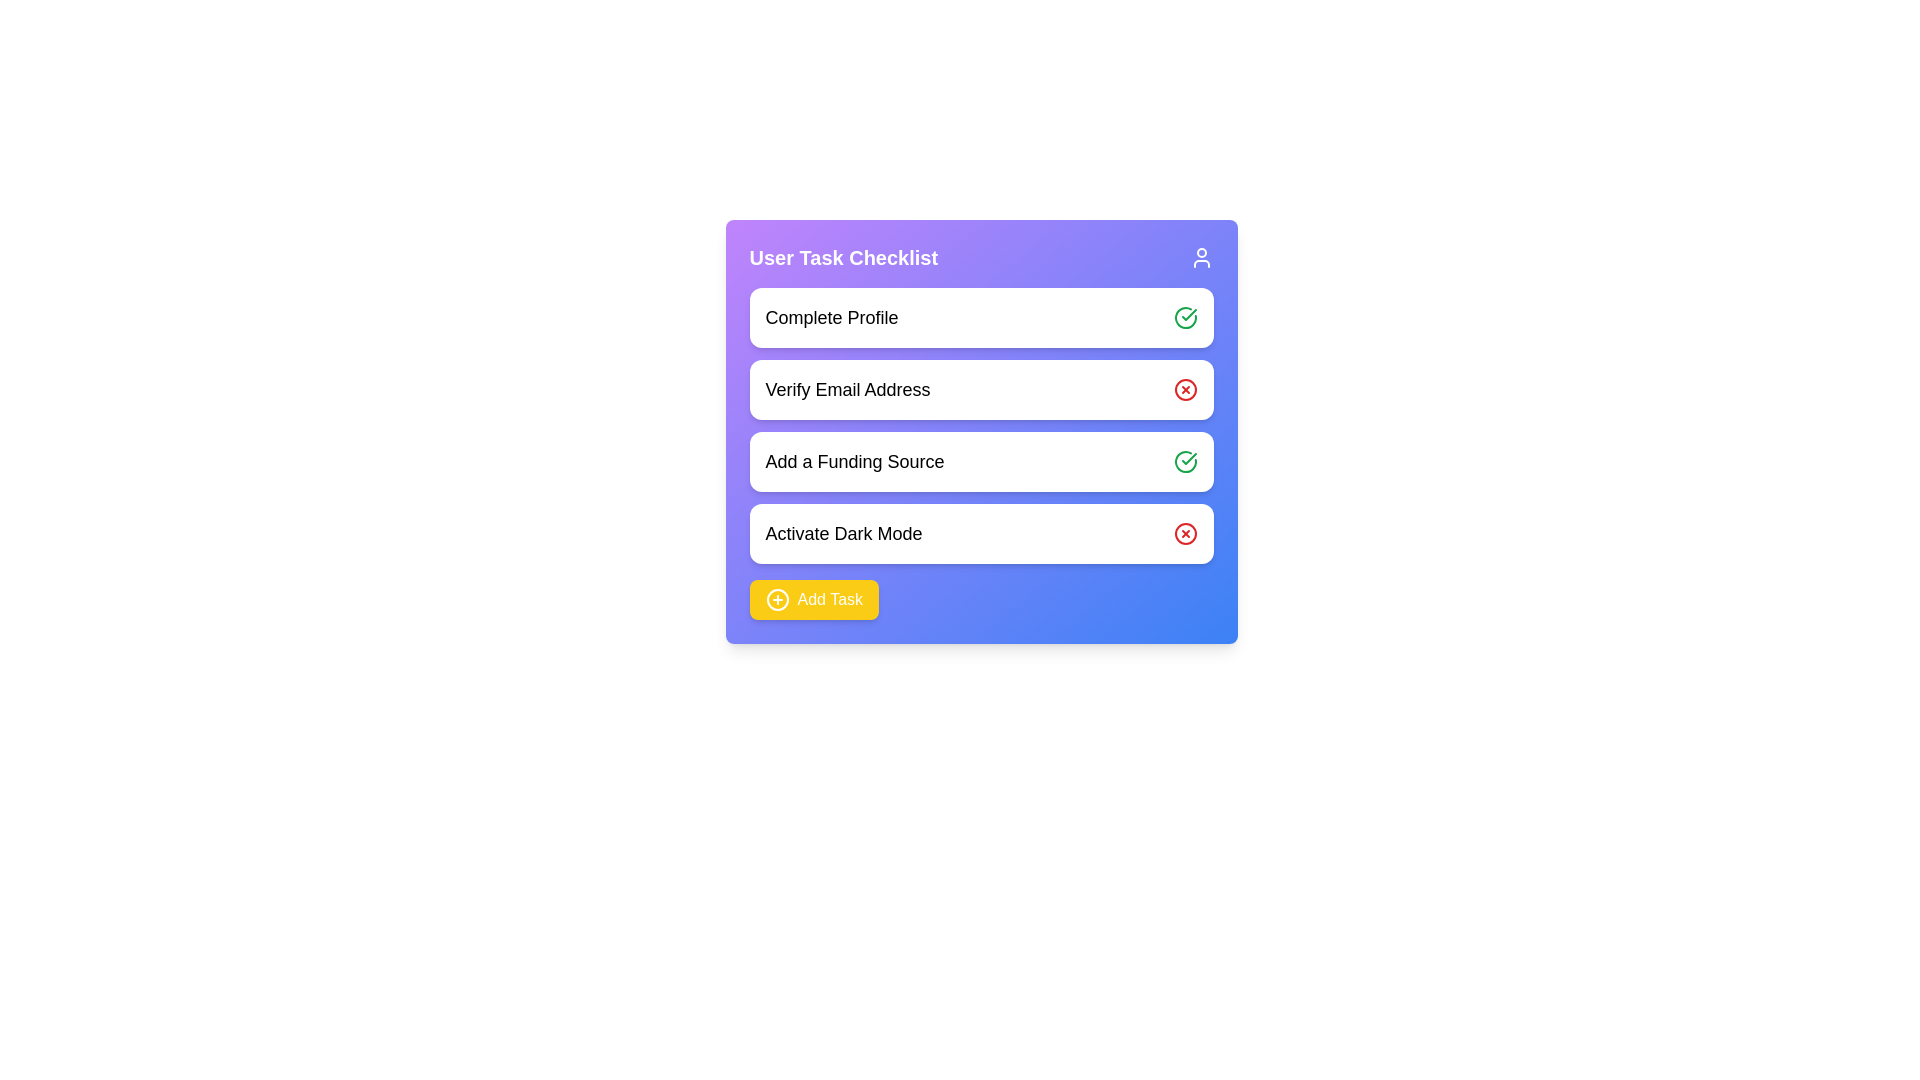  I want to click on the green circular icon with a checkmark, located to the right of the 'Complete Profile' text in the task list, so click(1185, 316).